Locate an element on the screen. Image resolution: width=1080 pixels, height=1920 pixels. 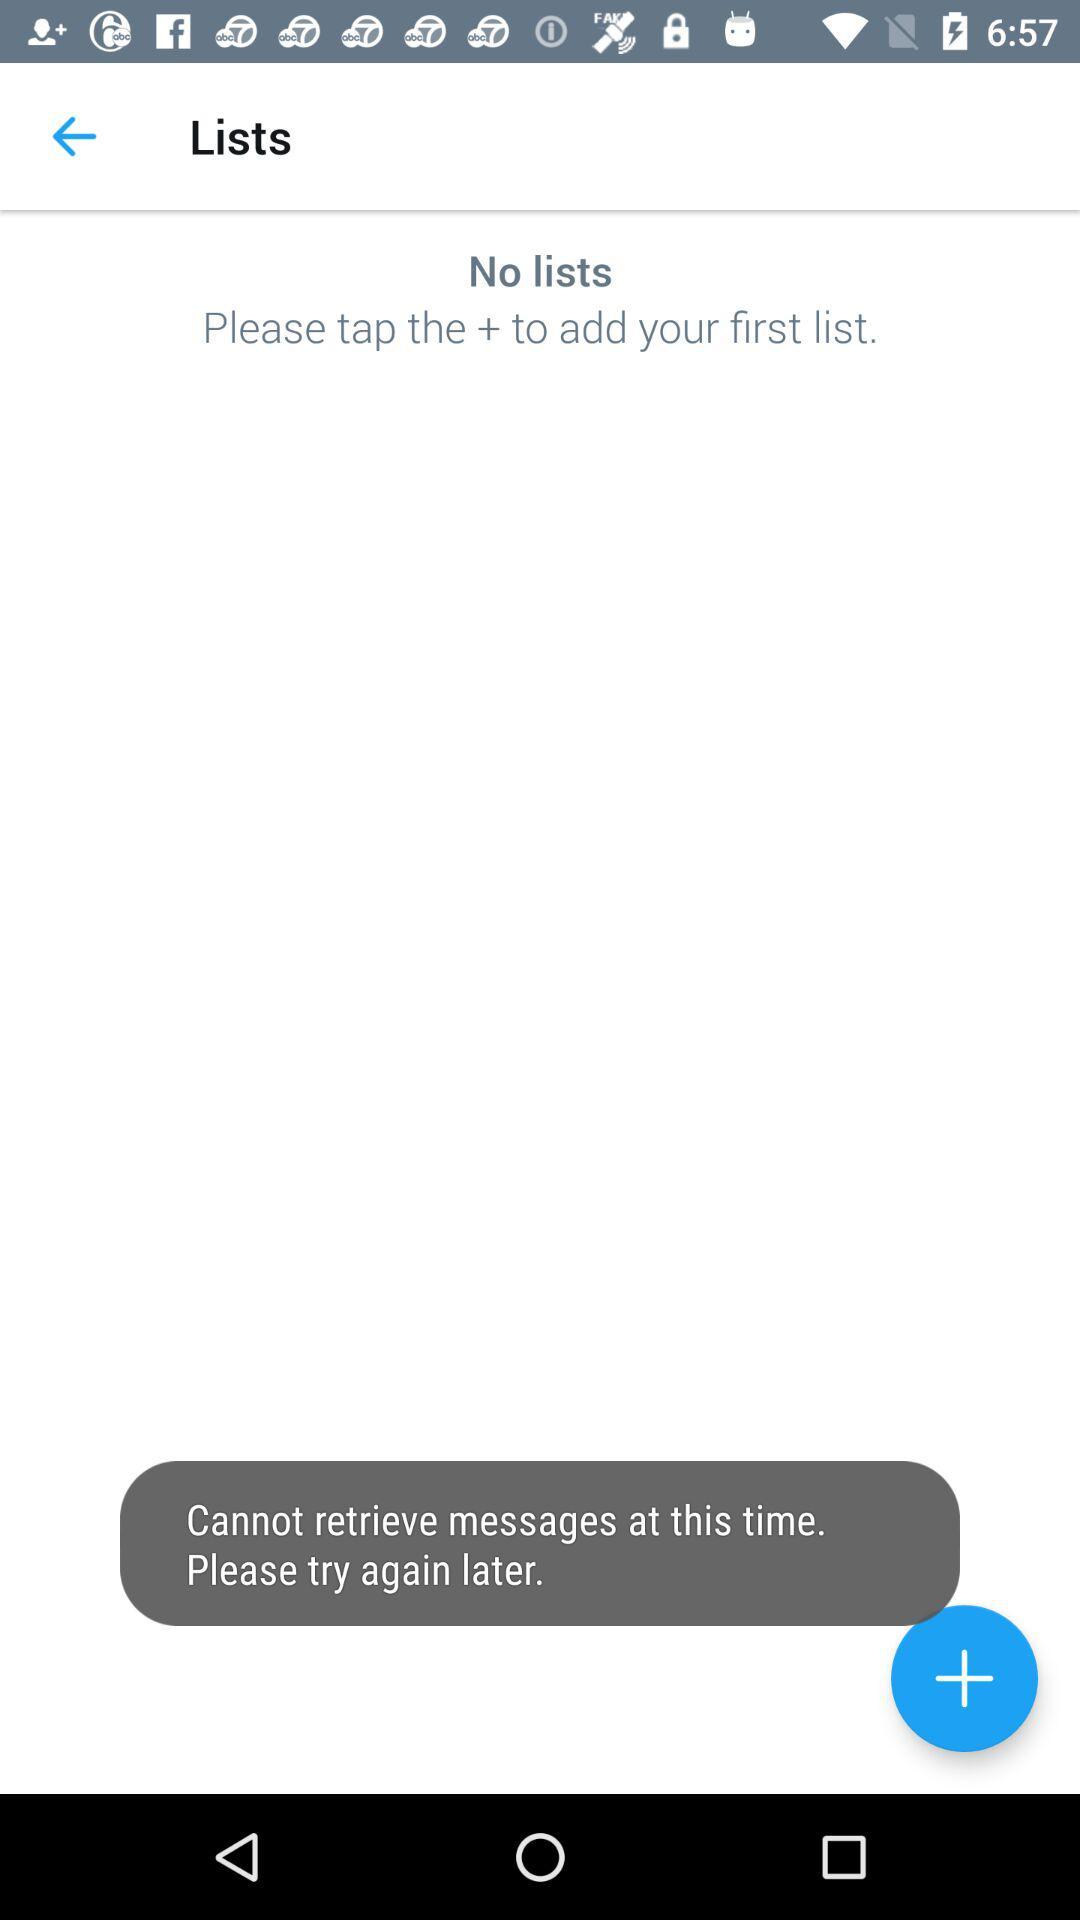
add option is located at coordinates (963, 1678).